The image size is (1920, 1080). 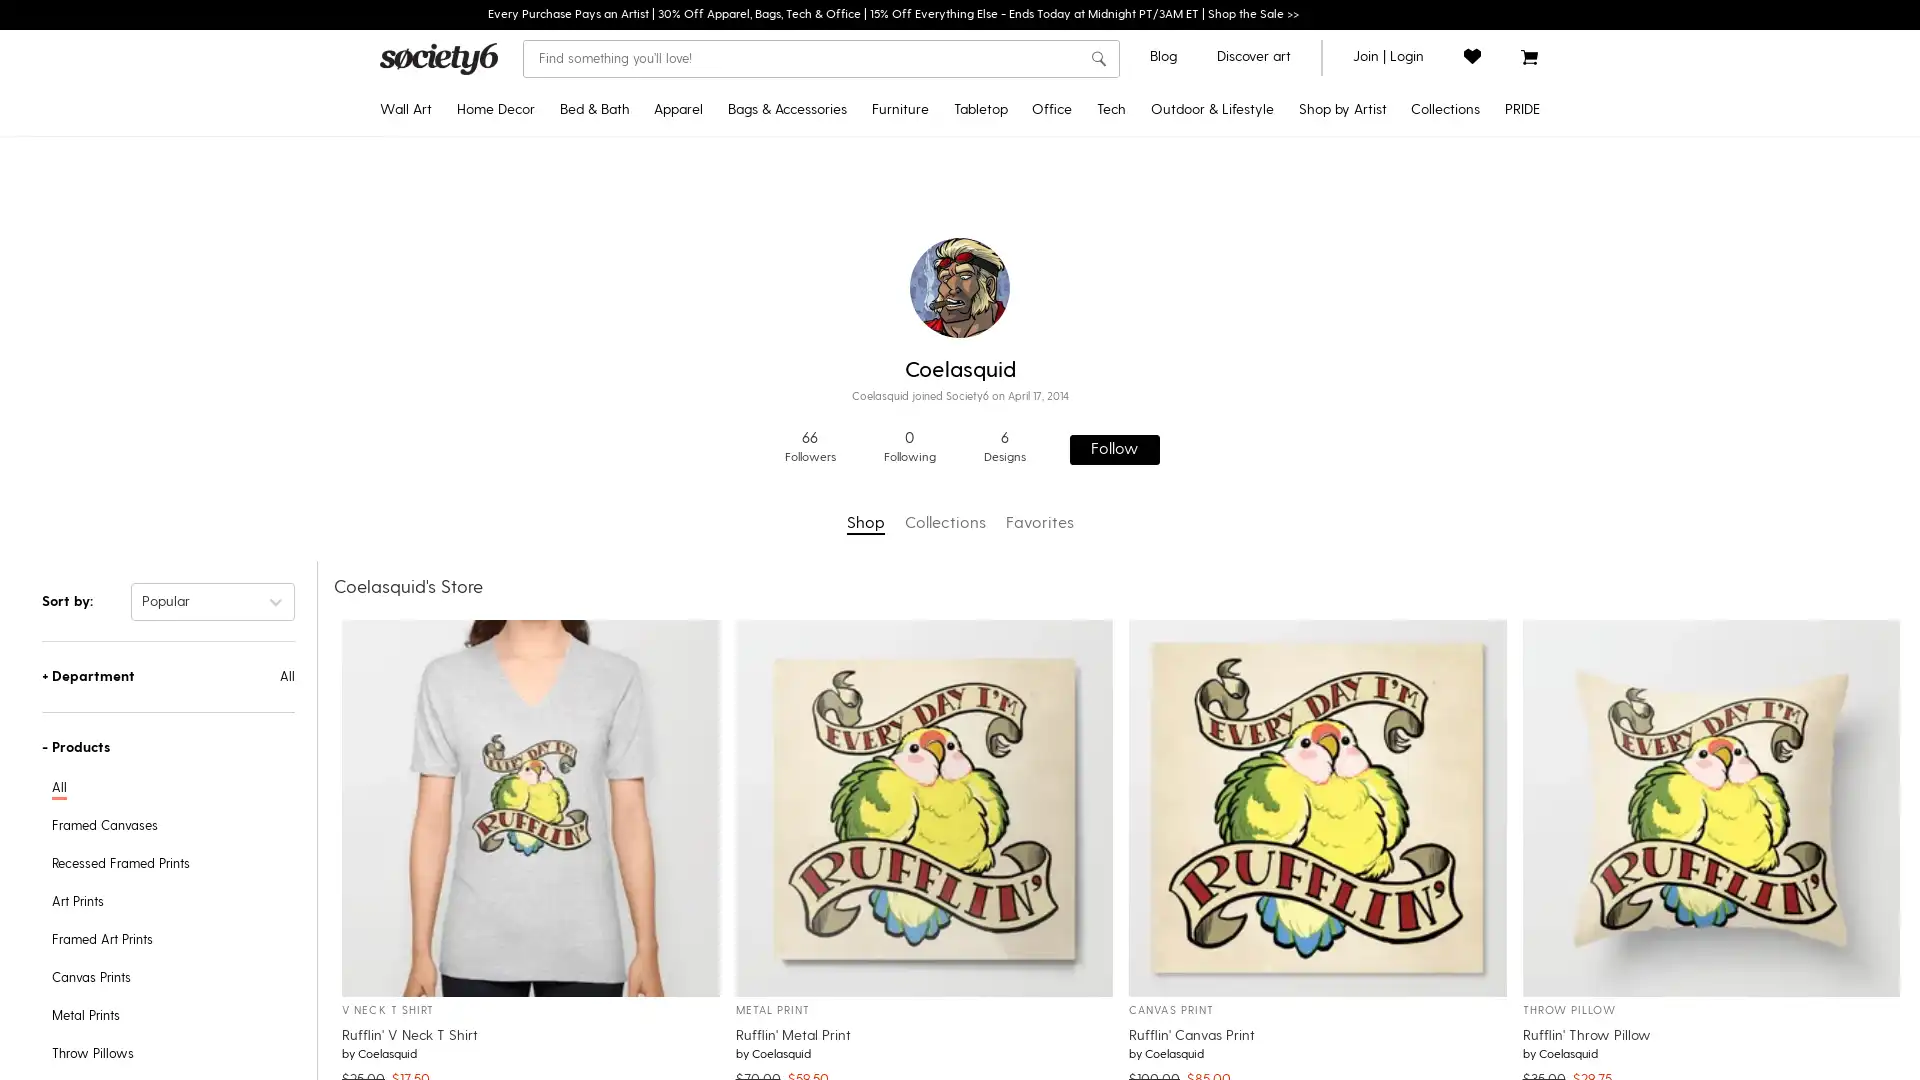 What do you see at coordinates (741, 385) in the screenshot?
I see `Leggings` at bounding box center [741, 385].